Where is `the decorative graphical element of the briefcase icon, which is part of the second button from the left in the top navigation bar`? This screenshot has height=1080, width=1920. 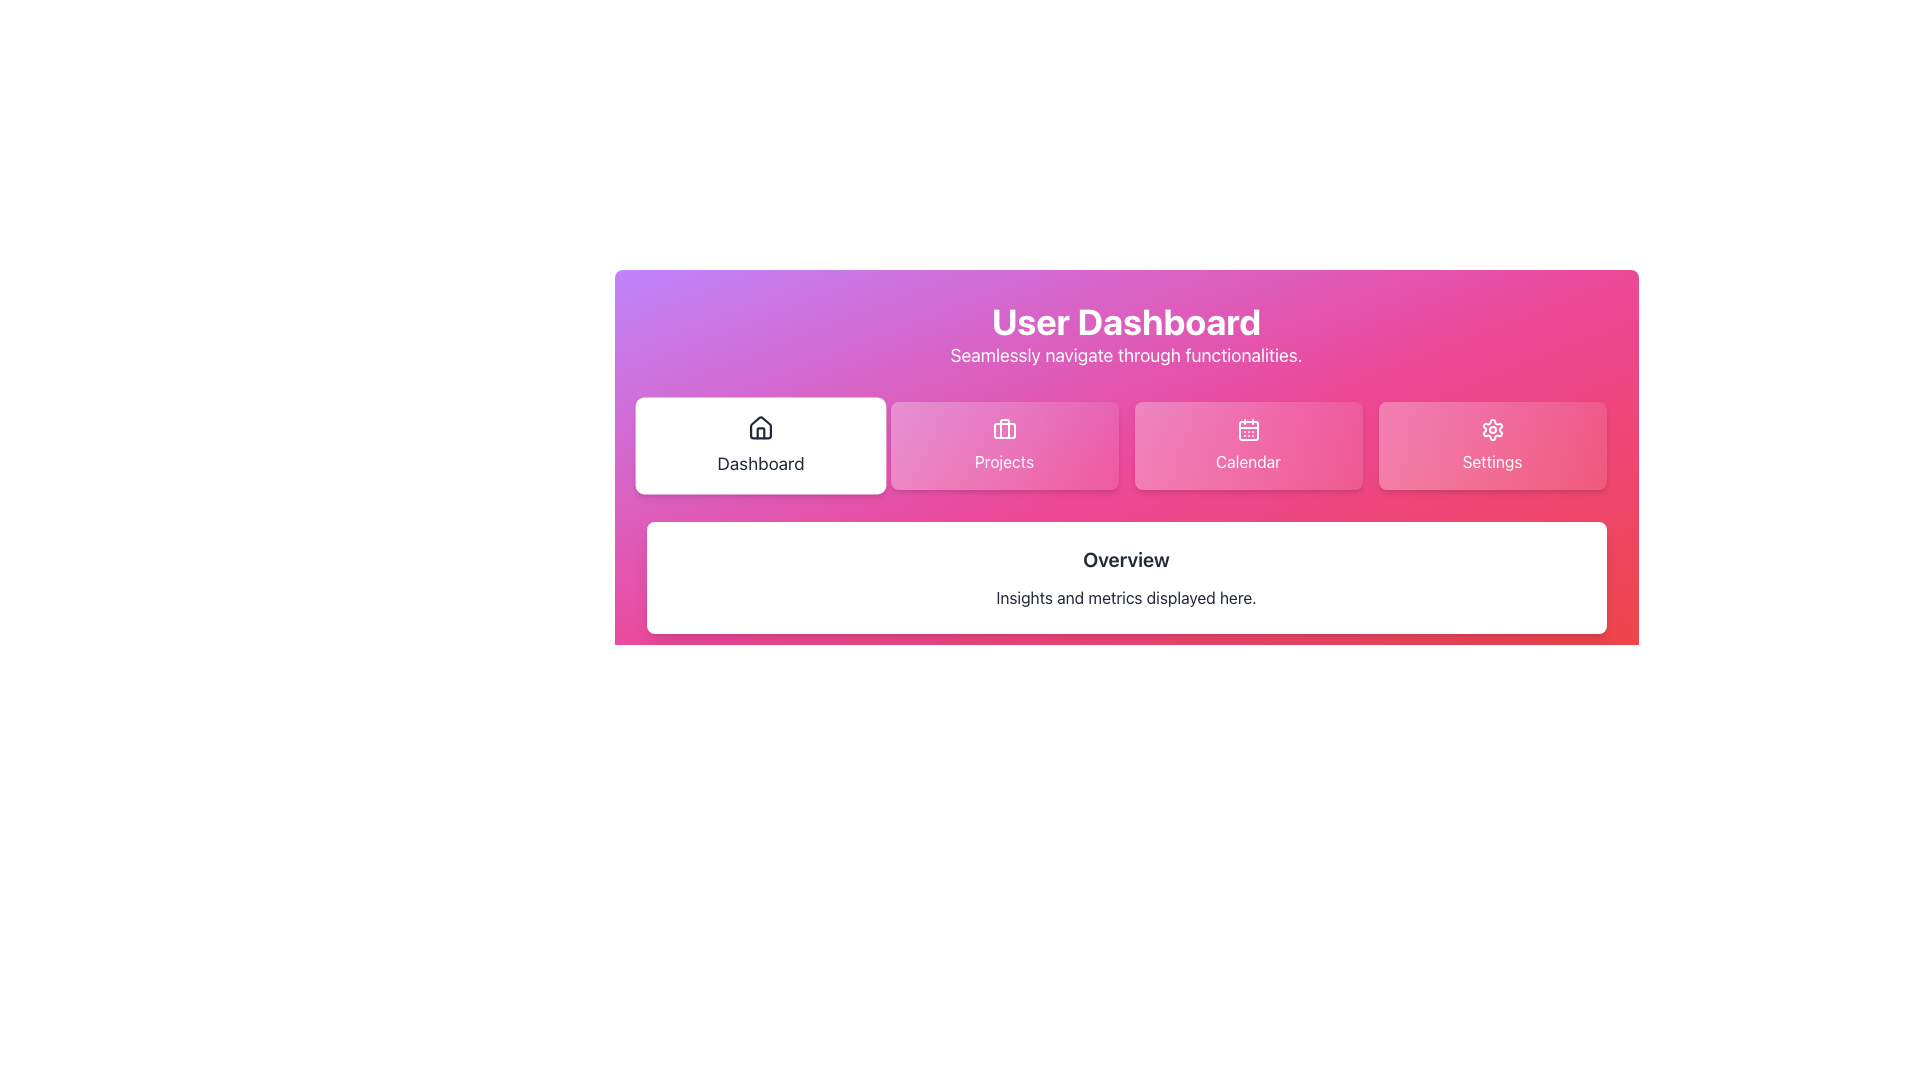
the decorative graphical element of the briefcase icon, which is part of the second button from the left in the top navigation bar is located at coordinates (1004, 427).